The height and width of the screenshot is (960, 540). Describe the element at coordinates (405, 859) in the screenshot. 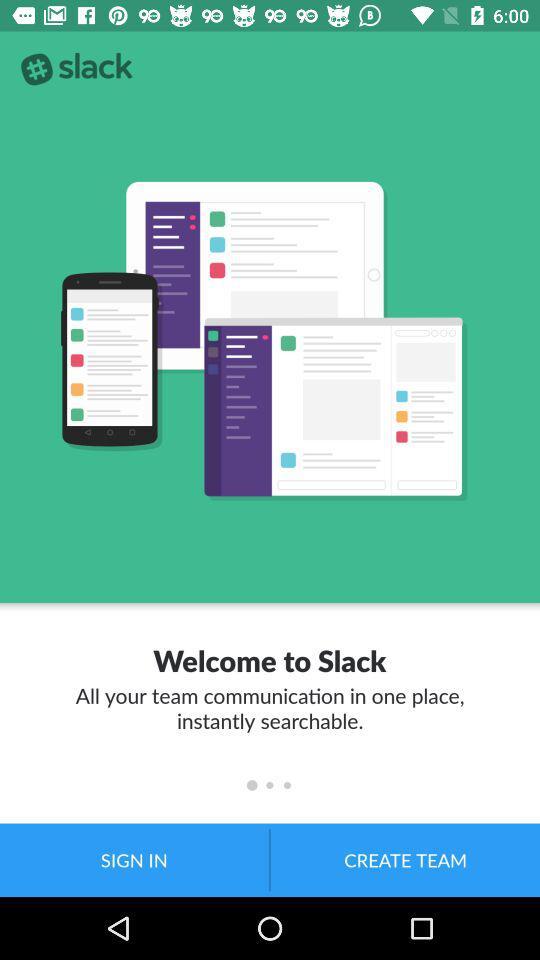

I see `the create team at the bottom right corner` at that location.